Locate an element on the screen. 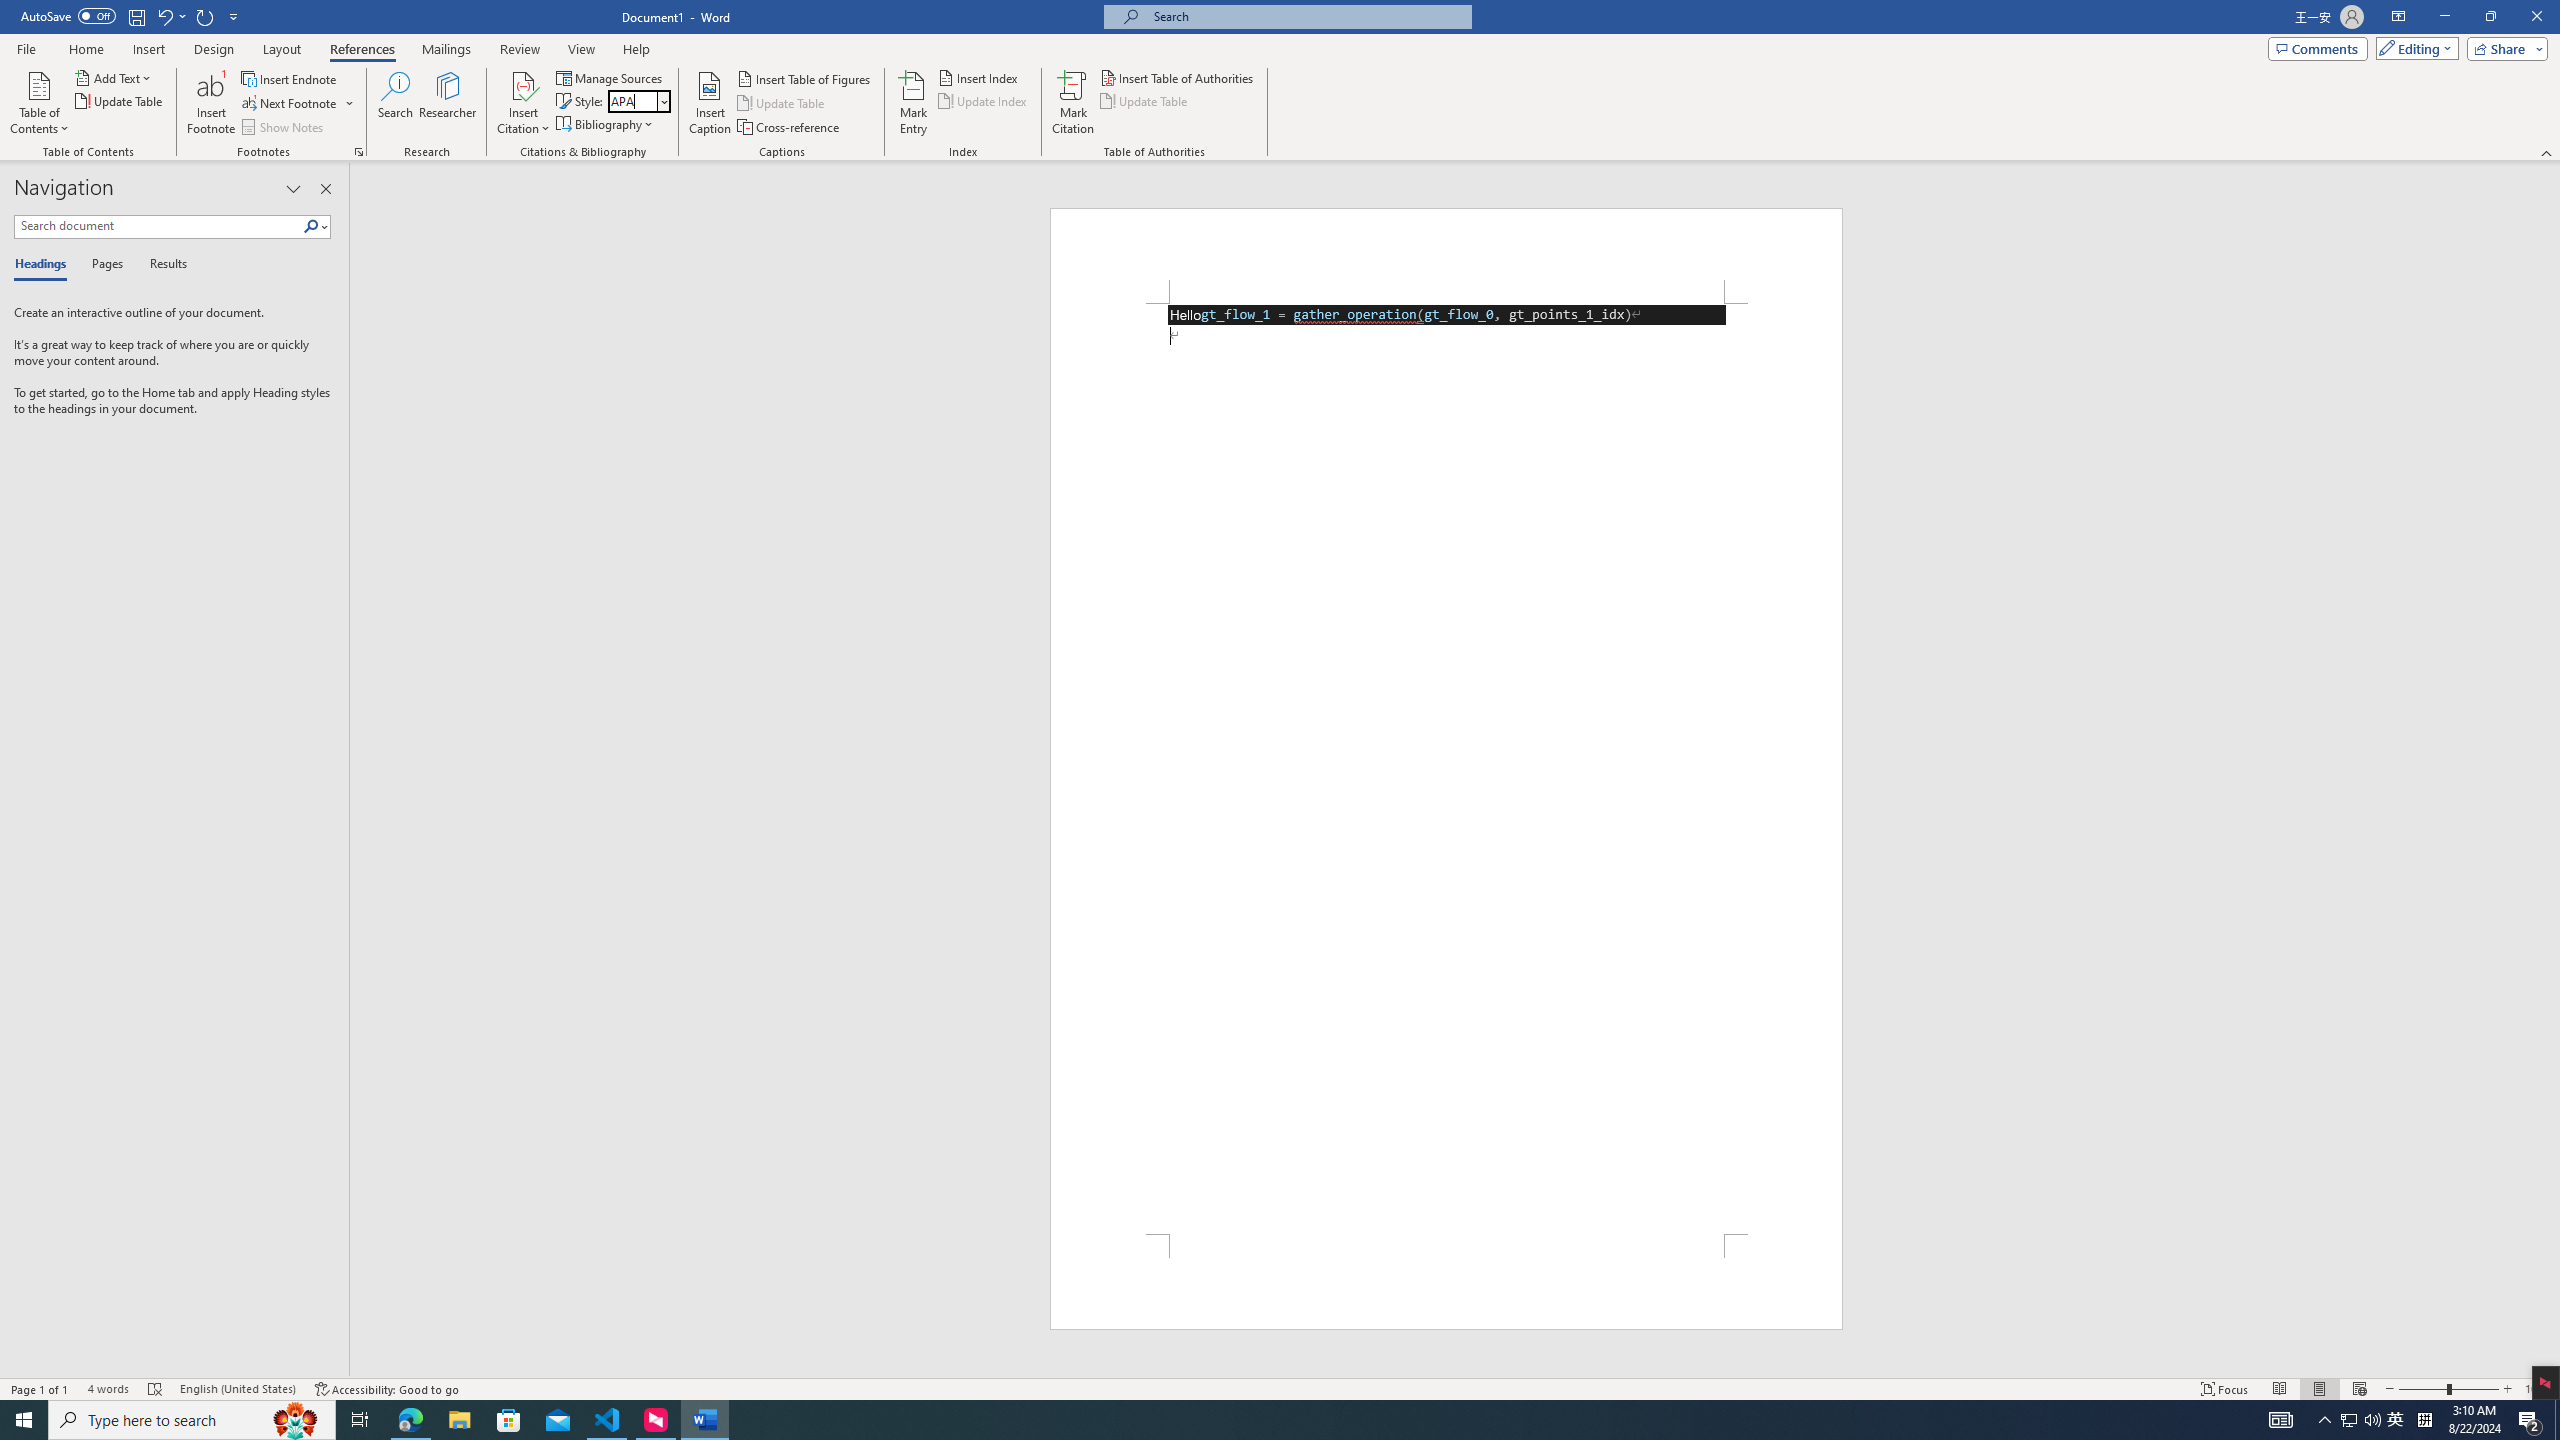  'Insert Caption...' is located at coordinates (709, 103).